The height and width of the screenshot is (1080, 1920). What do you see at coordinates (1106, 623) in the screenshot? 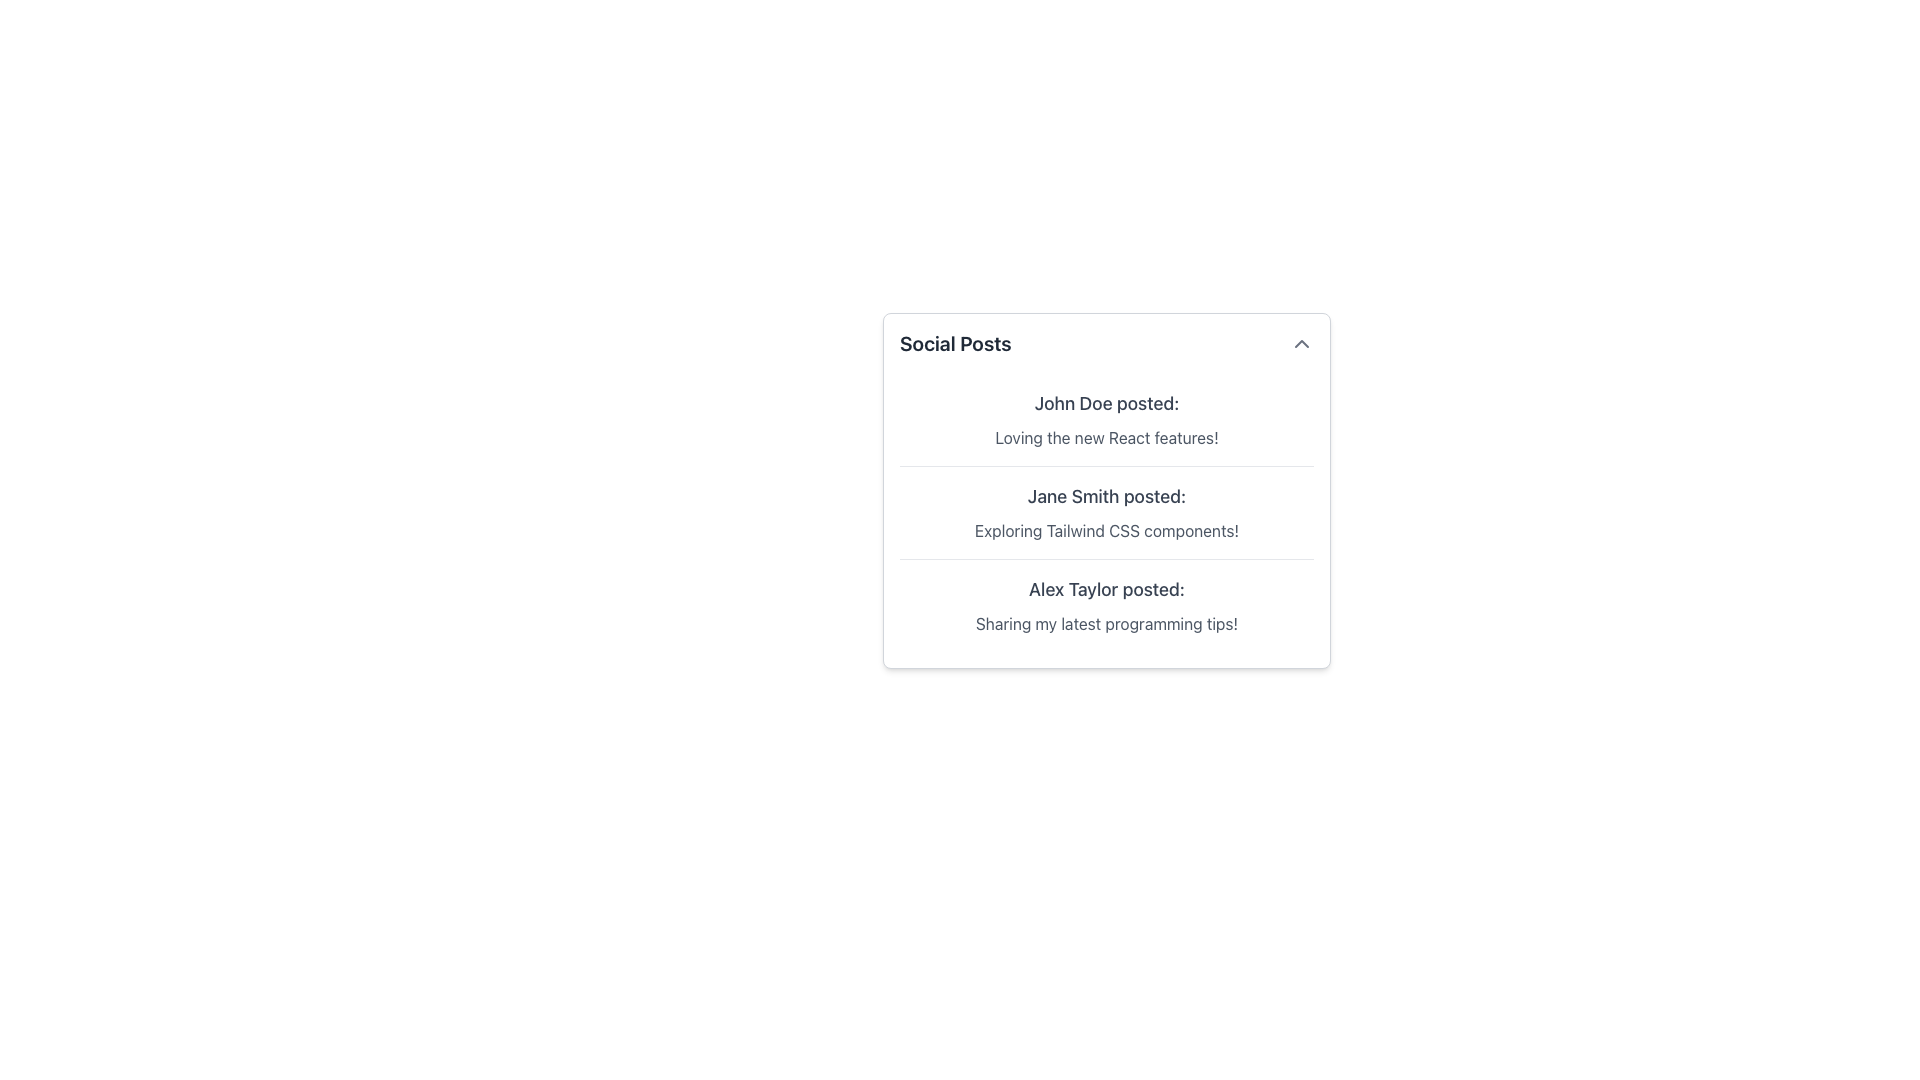
I see `the static text that provides details about what the user has shared, located directly beneath the bold text 'Alex Taylor posted:'` at bounding box center [1106, 623].